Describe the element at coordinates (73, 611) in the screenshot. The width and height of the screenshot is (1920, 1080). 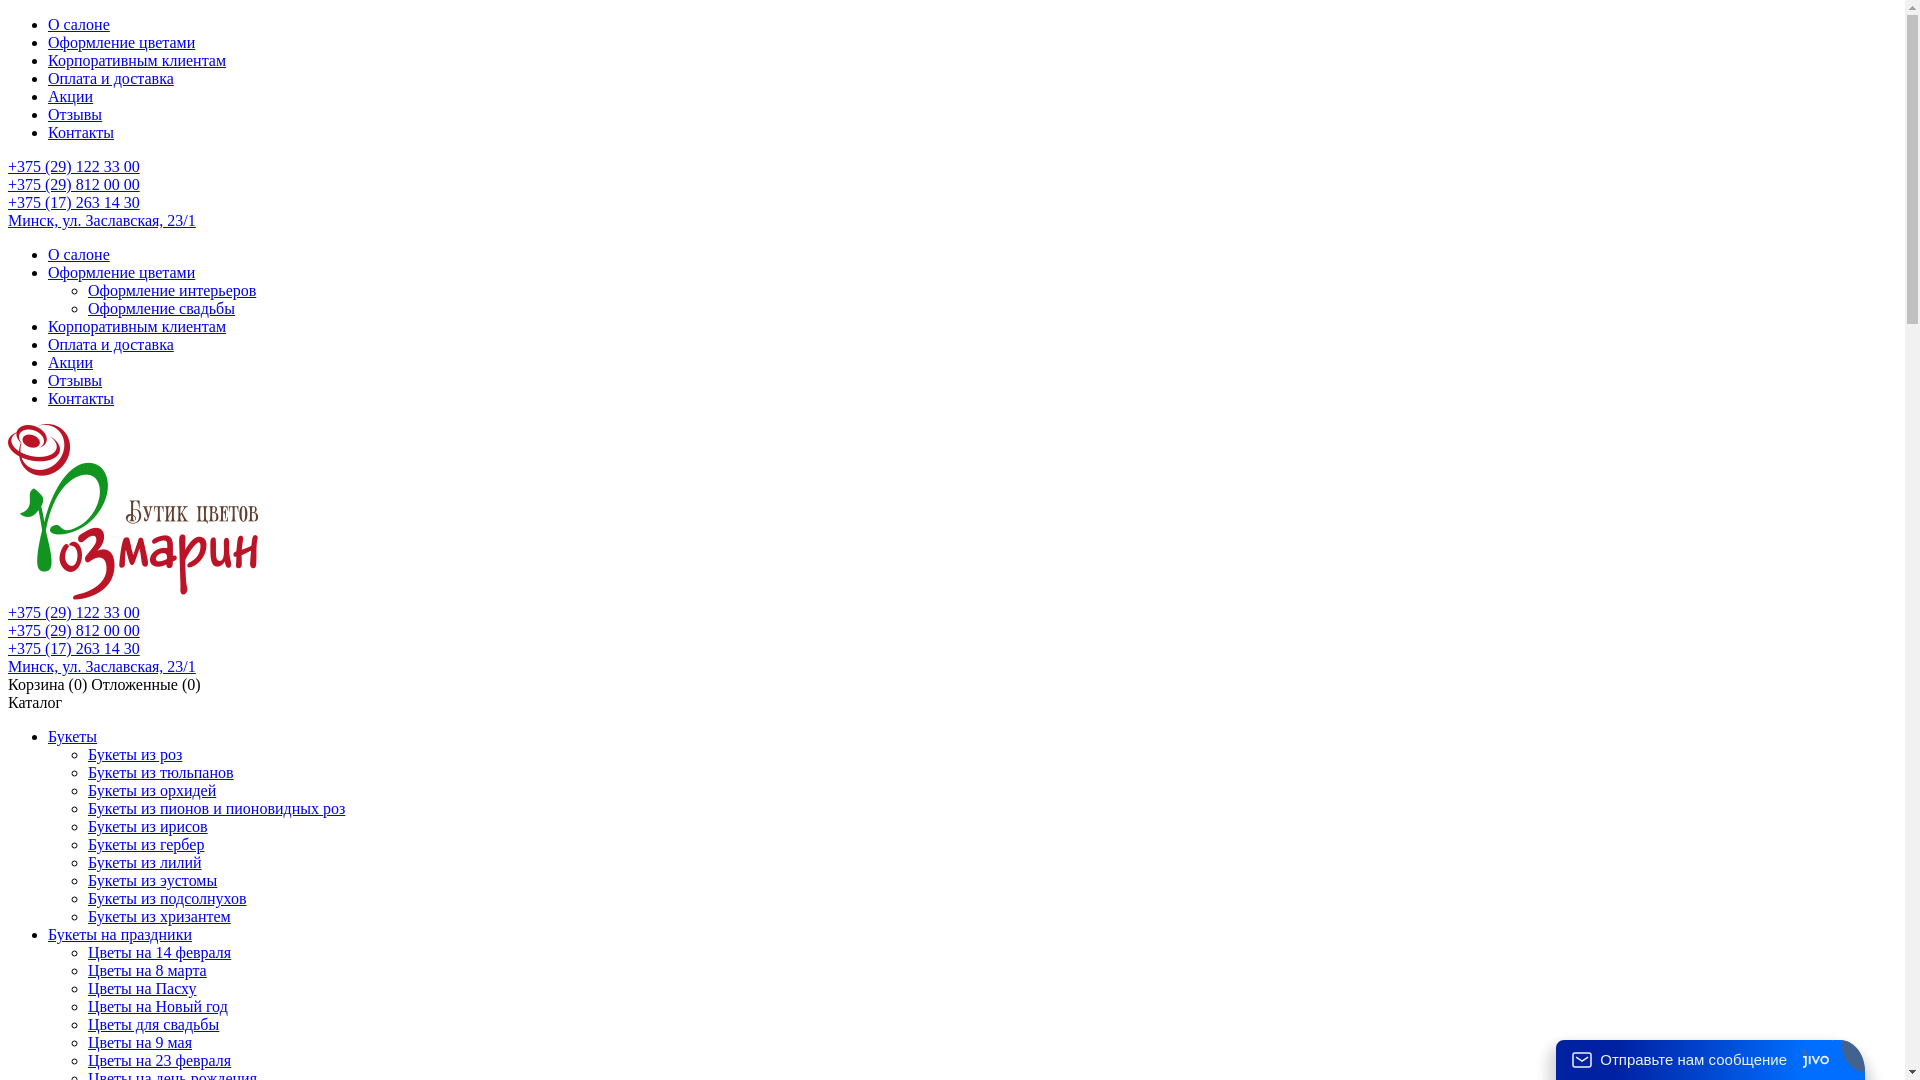
I see `'+375 (29) 122 33 00'` at that location.